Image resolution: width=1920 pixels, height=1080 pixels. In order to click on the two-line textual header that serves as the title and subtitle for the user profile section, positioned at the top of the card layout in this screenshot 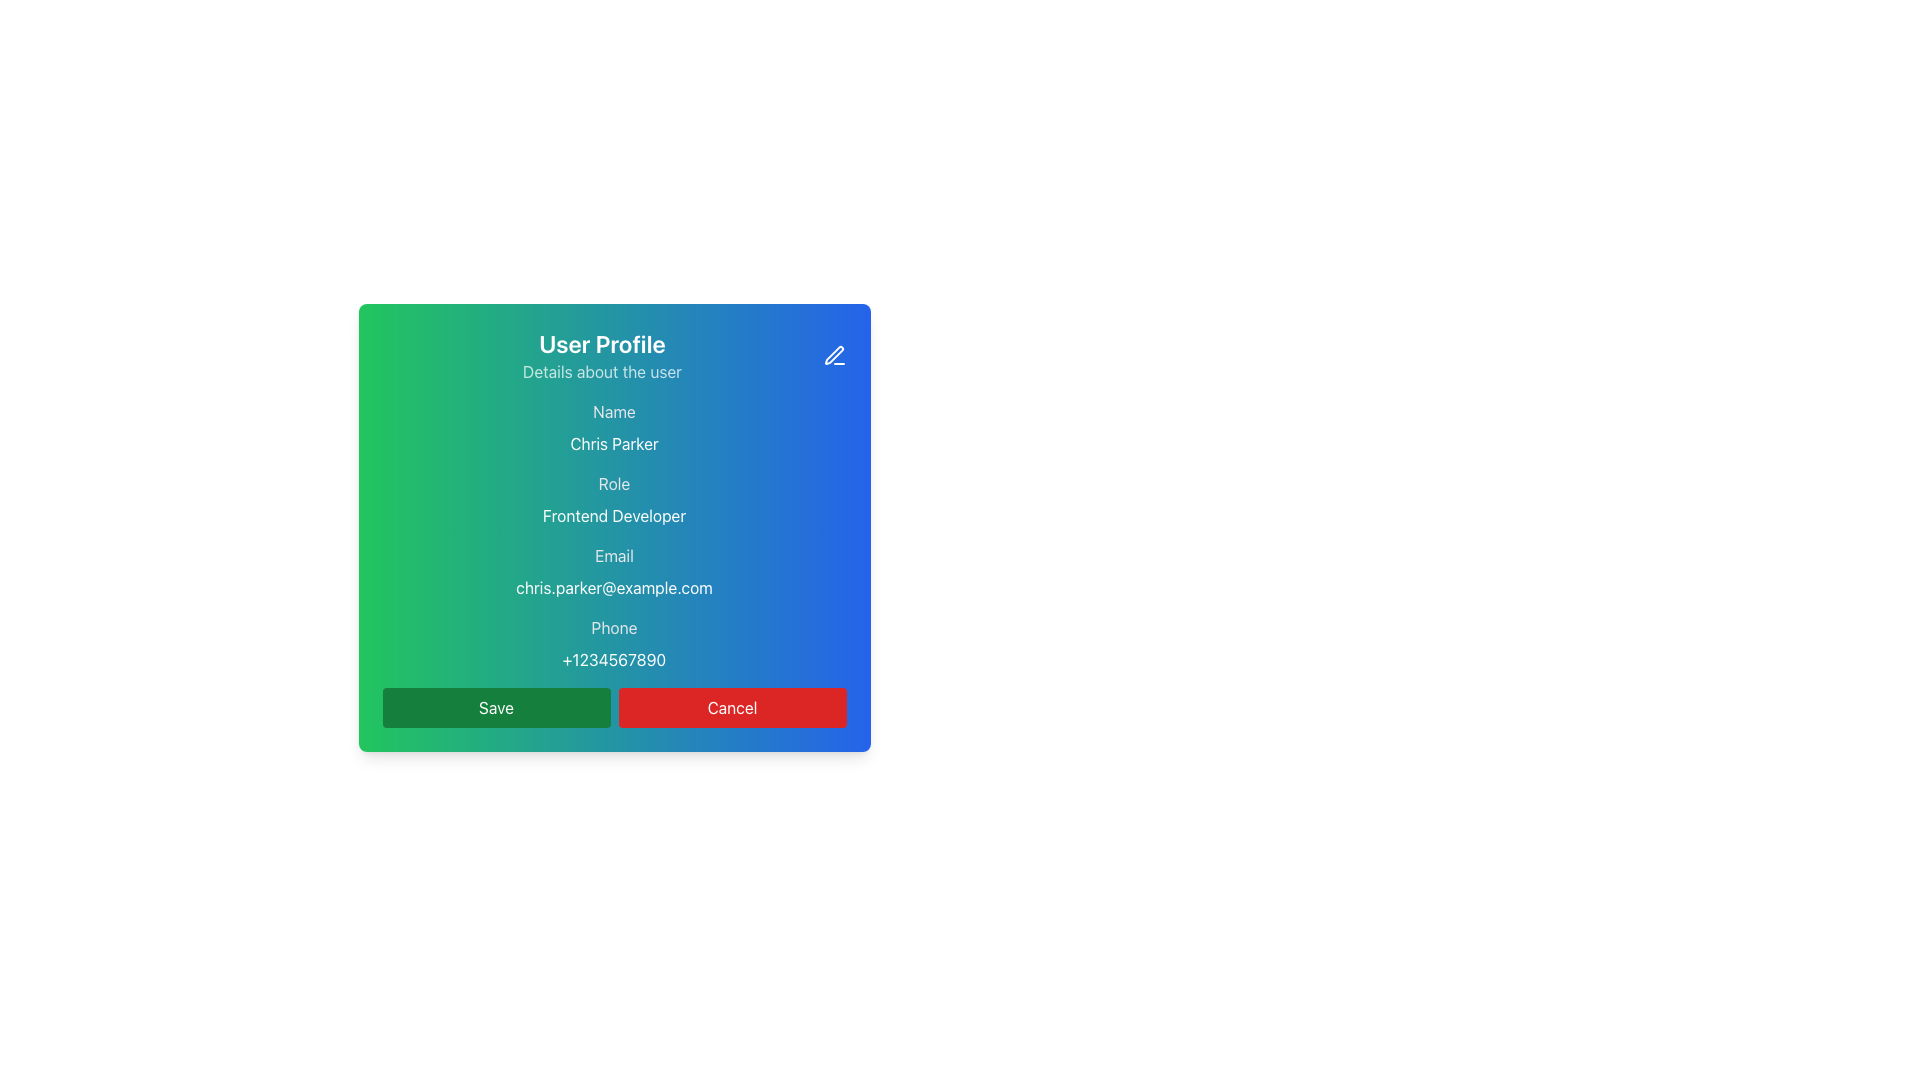, I will do `click(601, 354)`.